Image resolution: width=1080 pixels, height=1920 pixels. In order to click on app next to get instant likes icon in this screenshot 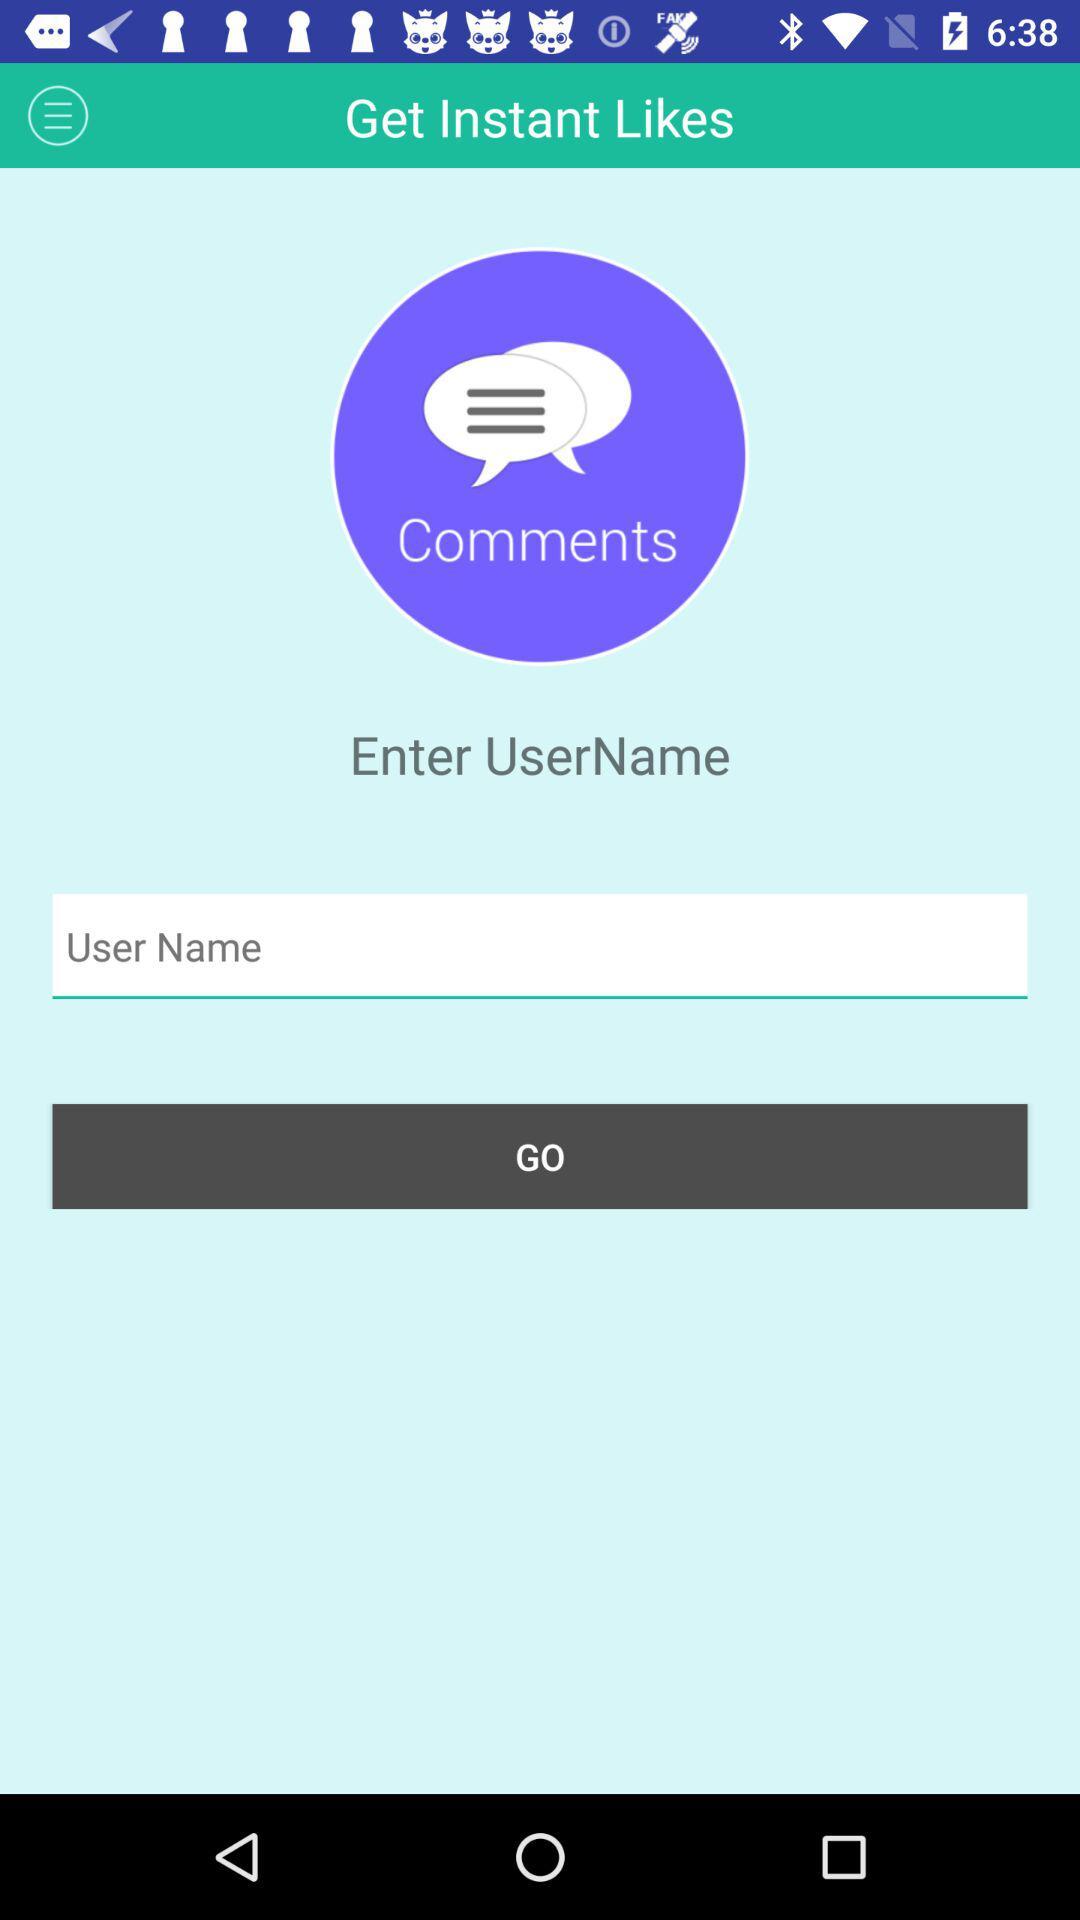, I will do `click(57, 114)`.